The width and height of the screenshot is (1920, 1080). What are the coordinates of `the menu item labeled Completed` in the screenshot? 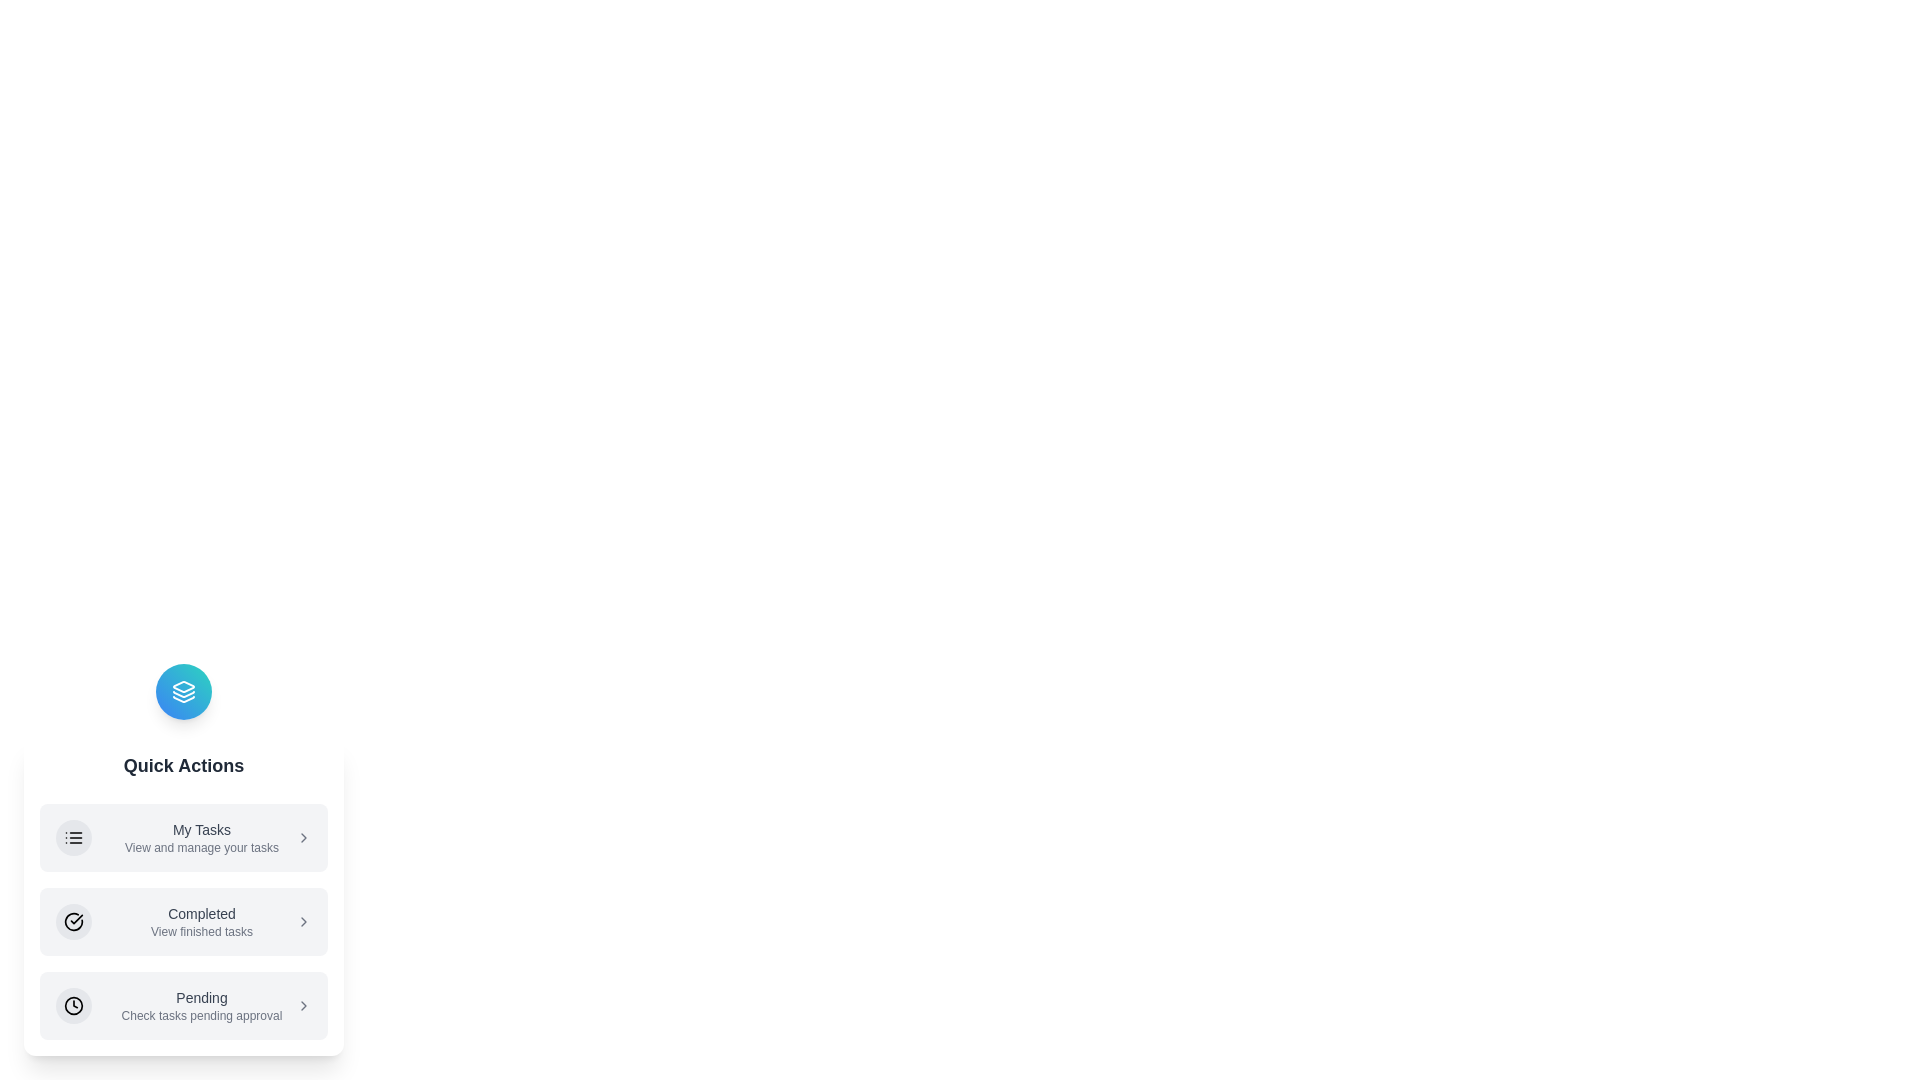 It's located at (183, 921).